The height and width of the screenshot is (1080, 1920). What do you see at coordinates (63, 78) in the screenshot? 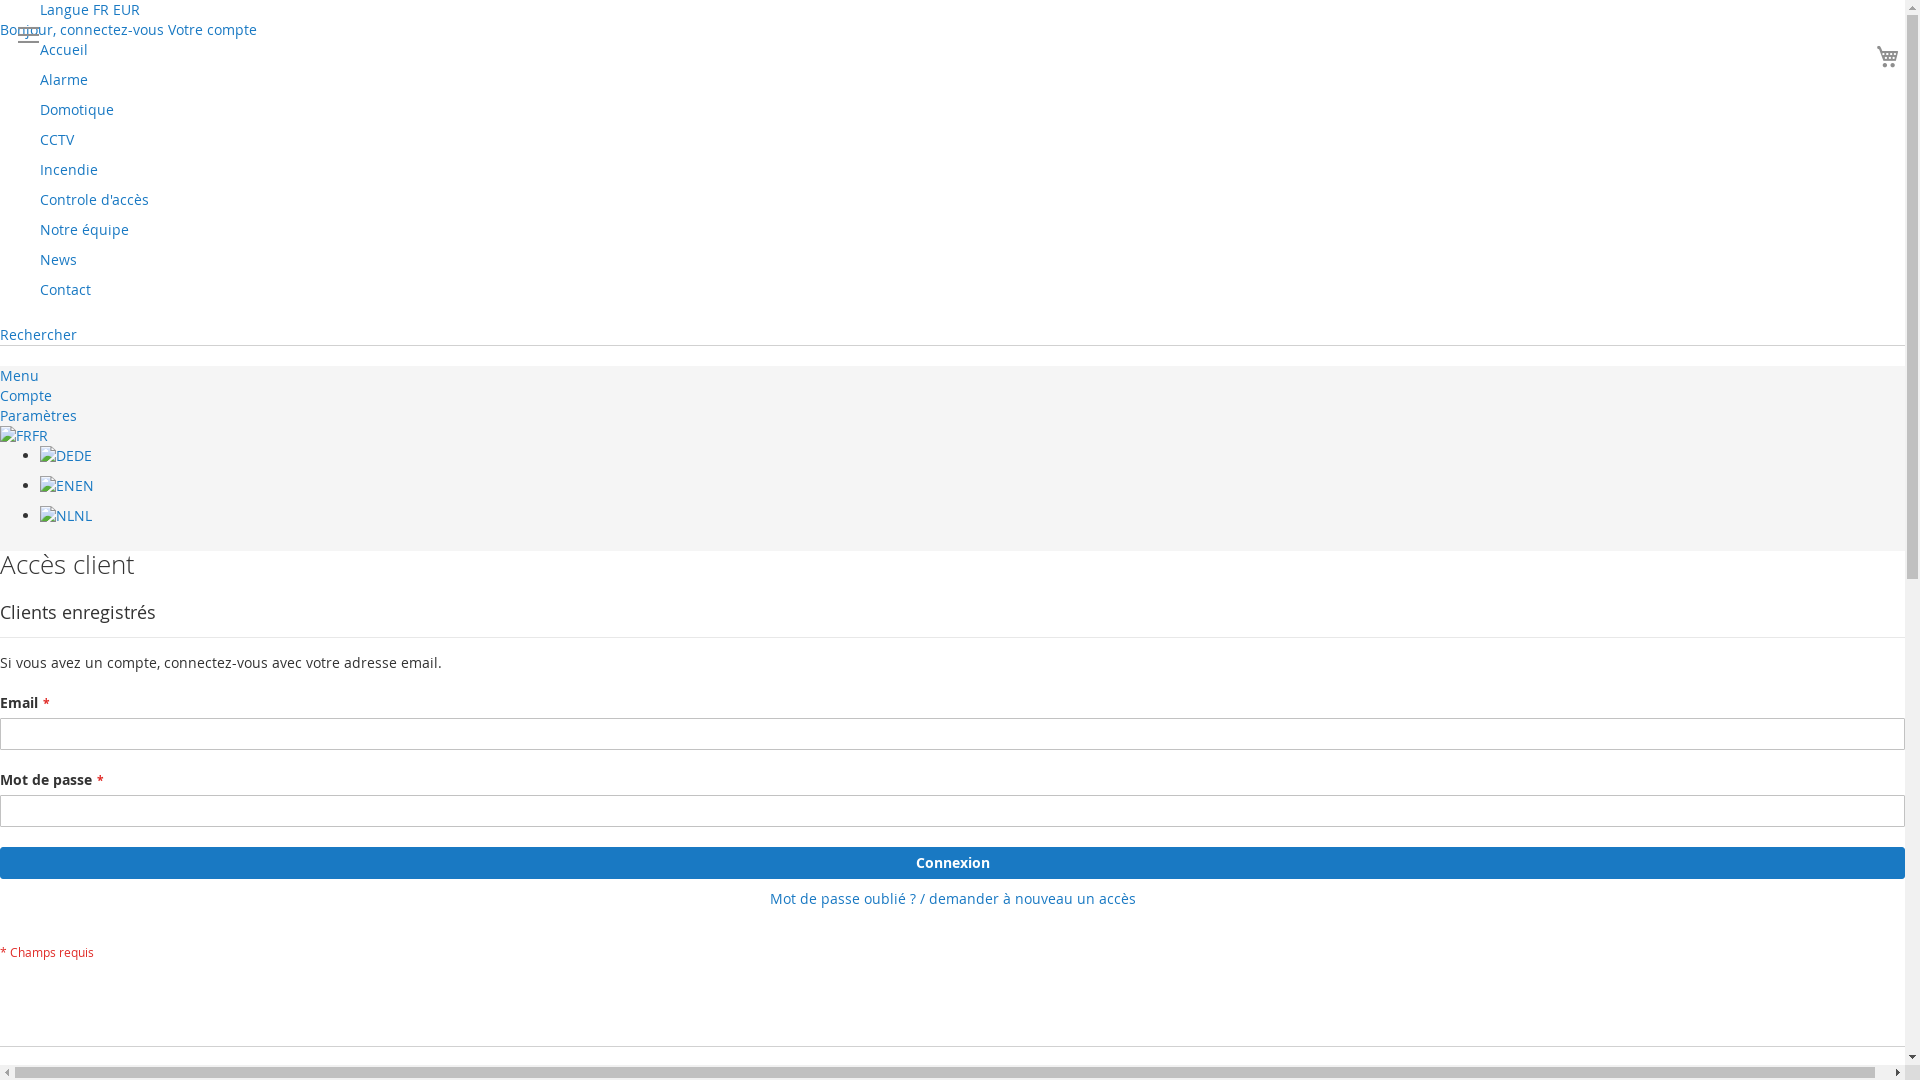
I see `'Alarme'` at bounding box center [63, 78].